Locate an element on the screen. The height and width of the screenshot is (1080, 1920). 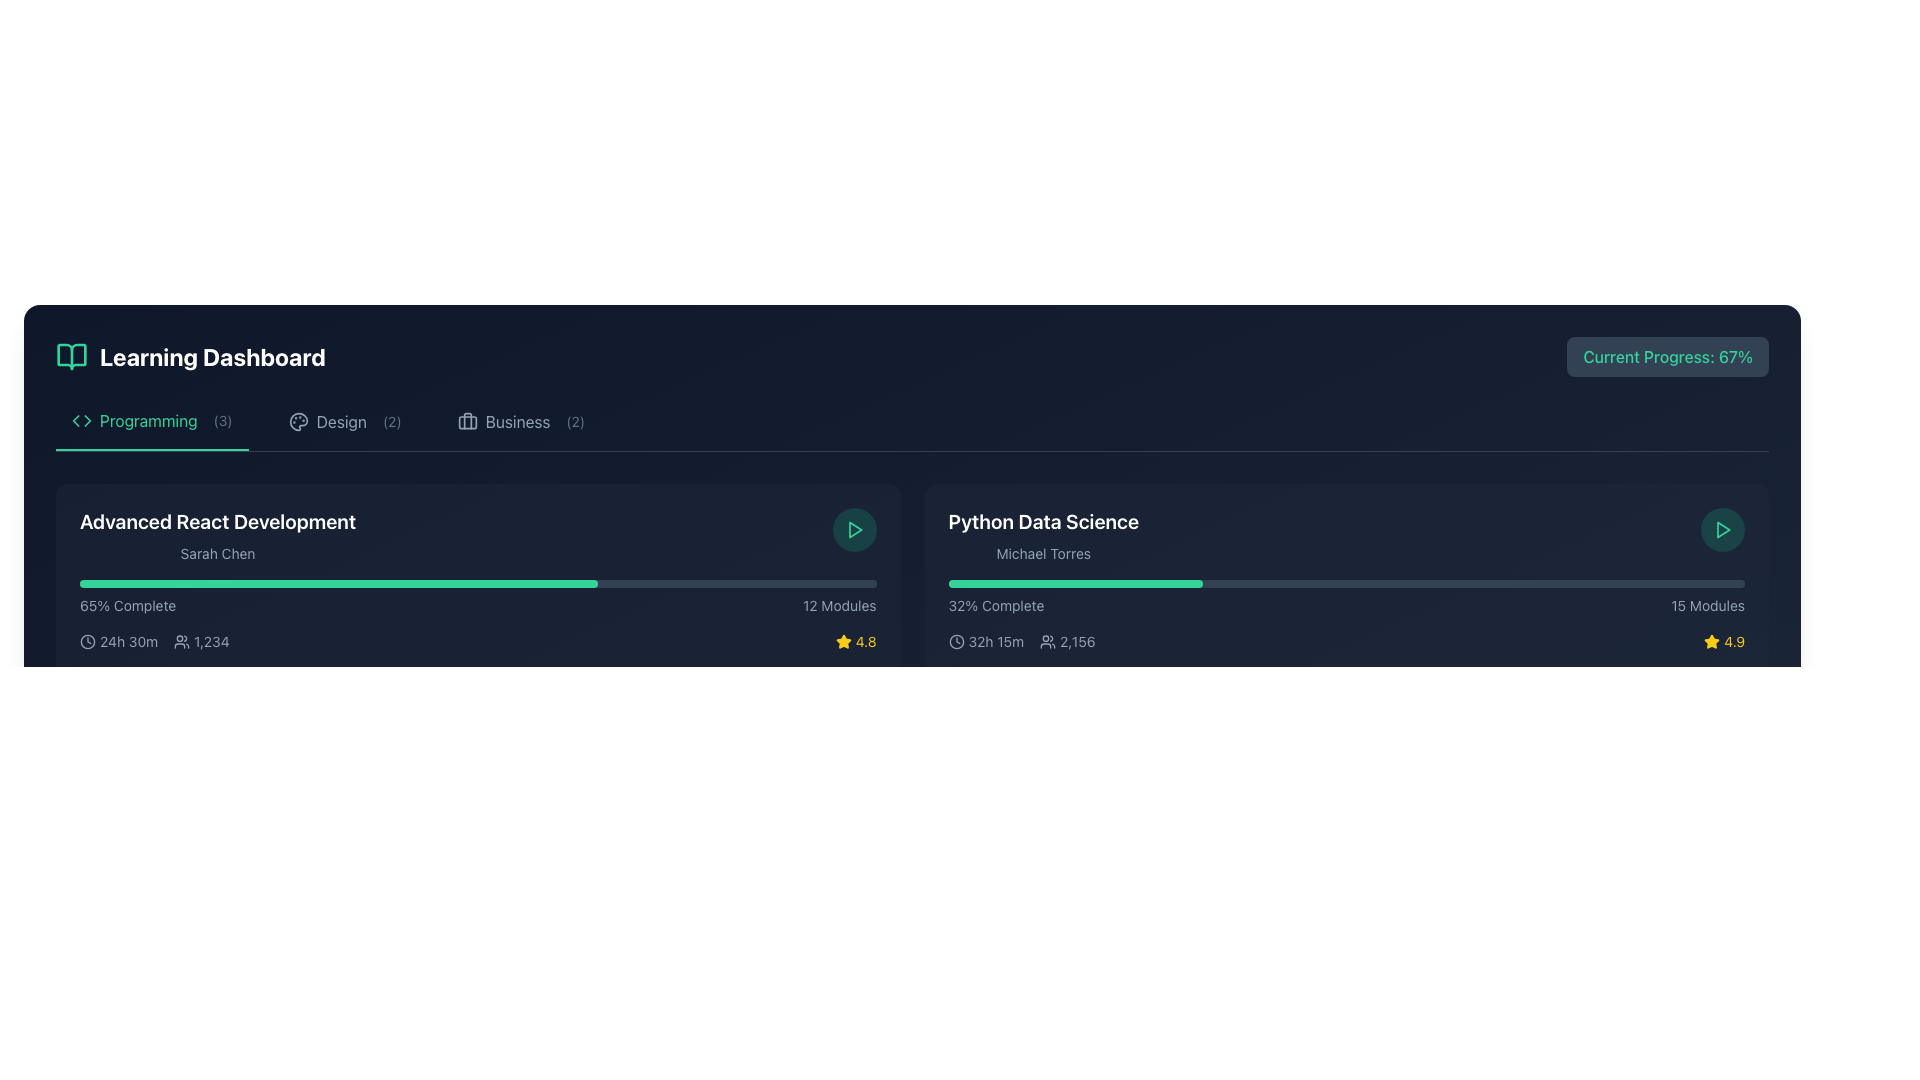
the star icon representing a rating for the associated course, located in the bottom-right corner of the second course module, next to the numerical rating '4.9' is located at coordinates (1711, 641).